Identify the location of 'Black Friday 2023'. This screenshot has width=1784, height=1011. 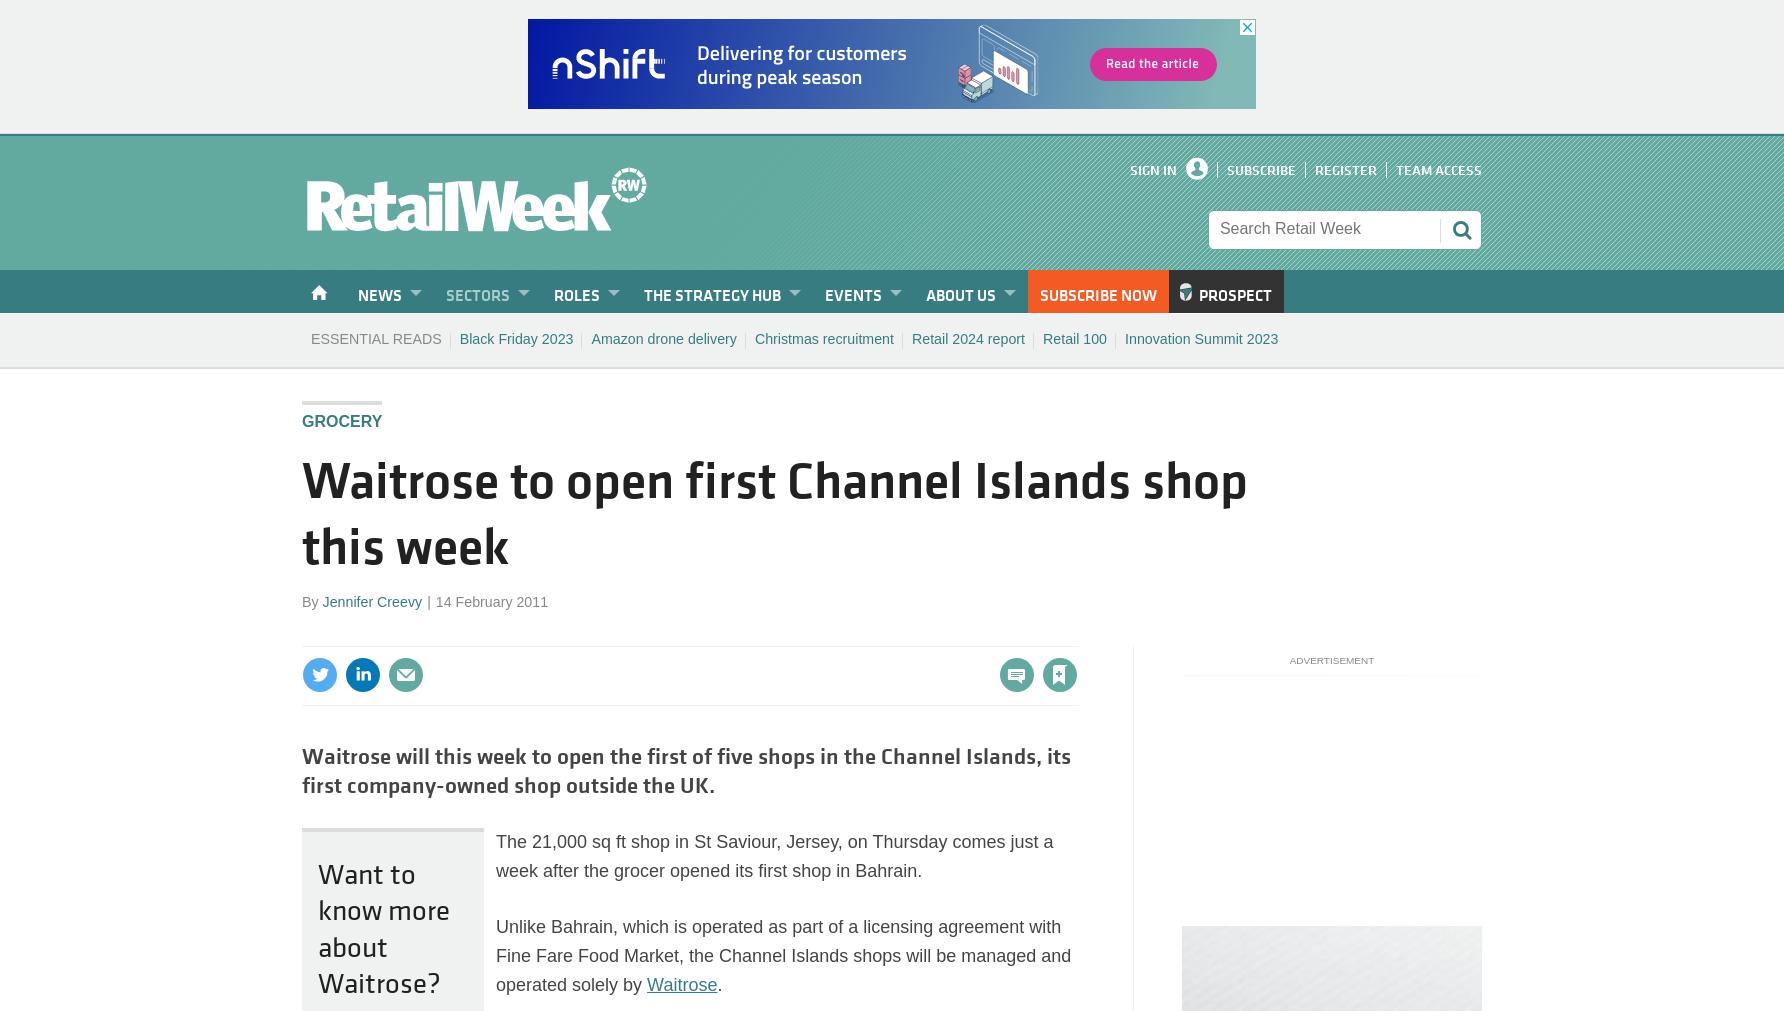
(515, 337).